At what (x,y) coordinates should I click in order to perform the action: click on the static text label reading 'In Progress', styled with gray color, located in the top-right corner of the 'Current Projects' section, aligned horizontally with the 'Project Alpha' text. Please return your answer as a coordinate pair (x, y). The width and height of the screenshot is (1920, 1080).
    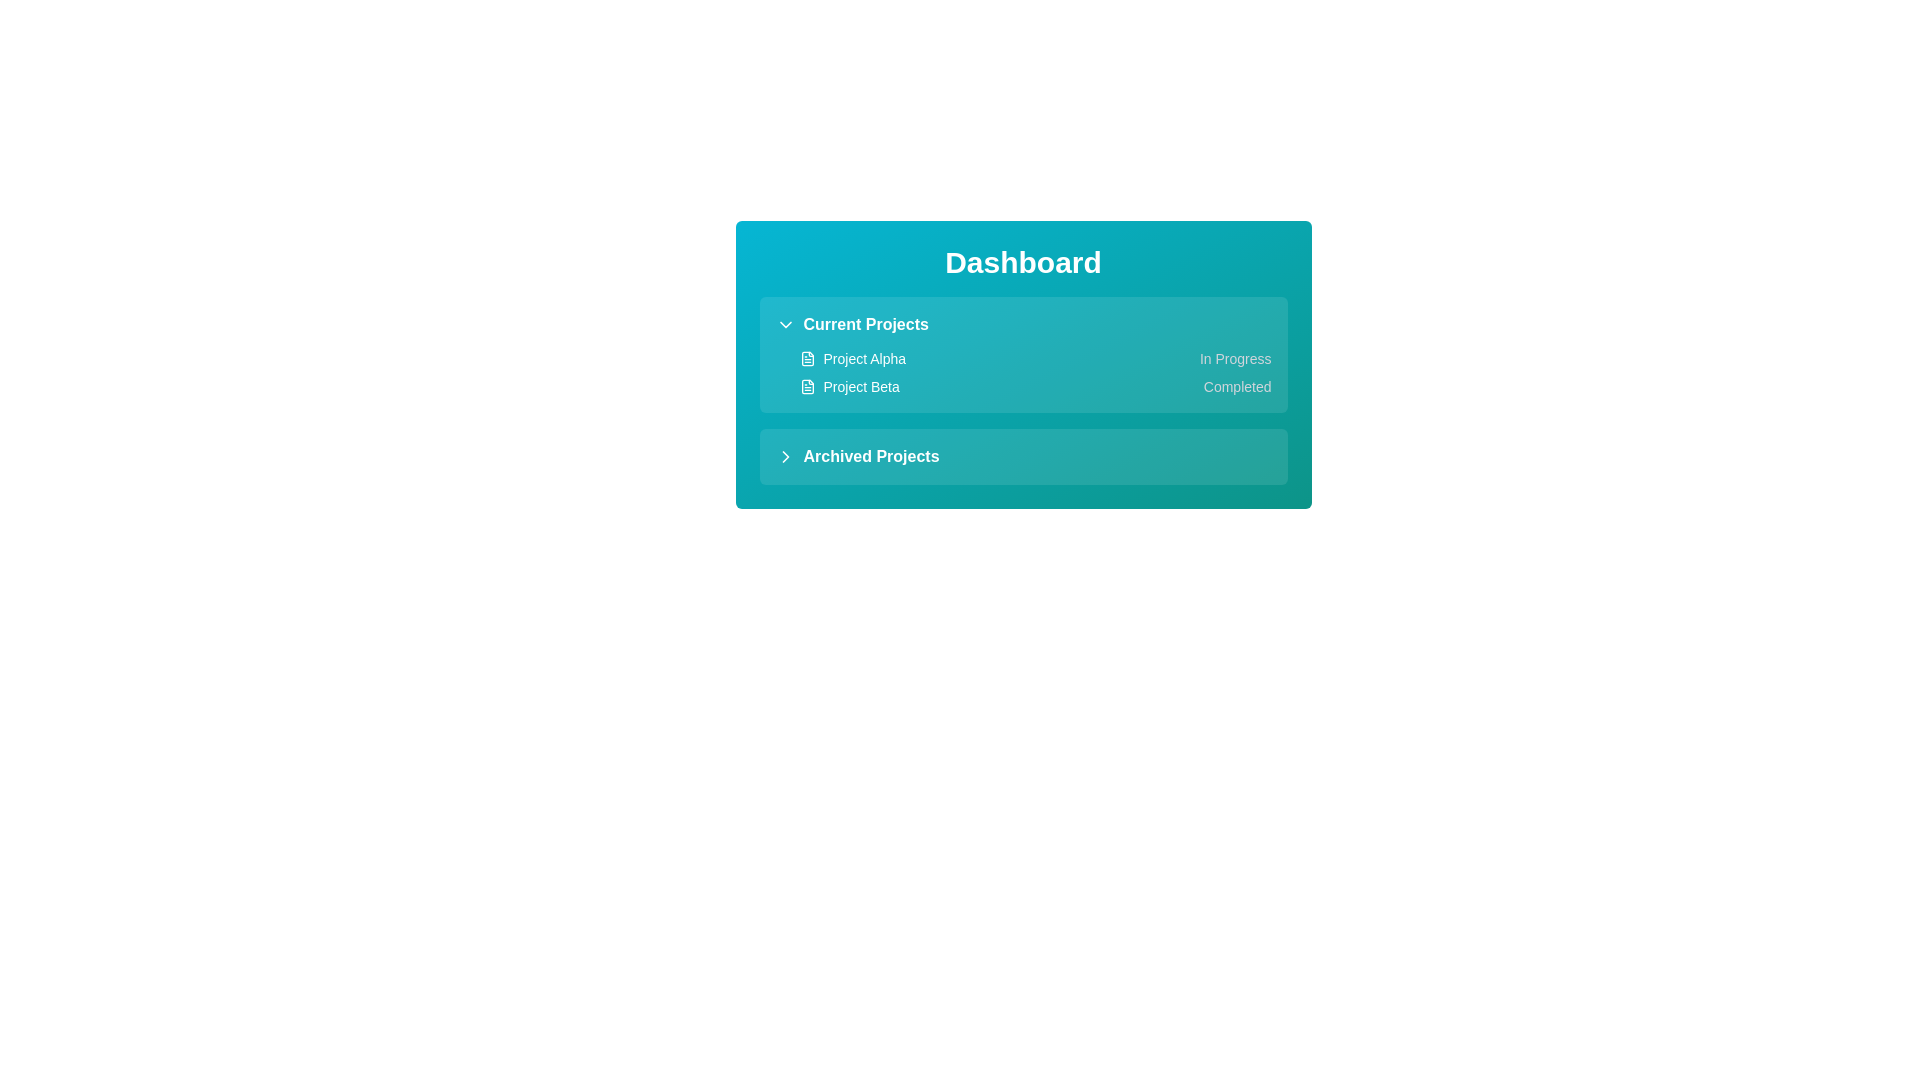
    Looking at the image, I should click on (1234, 357).